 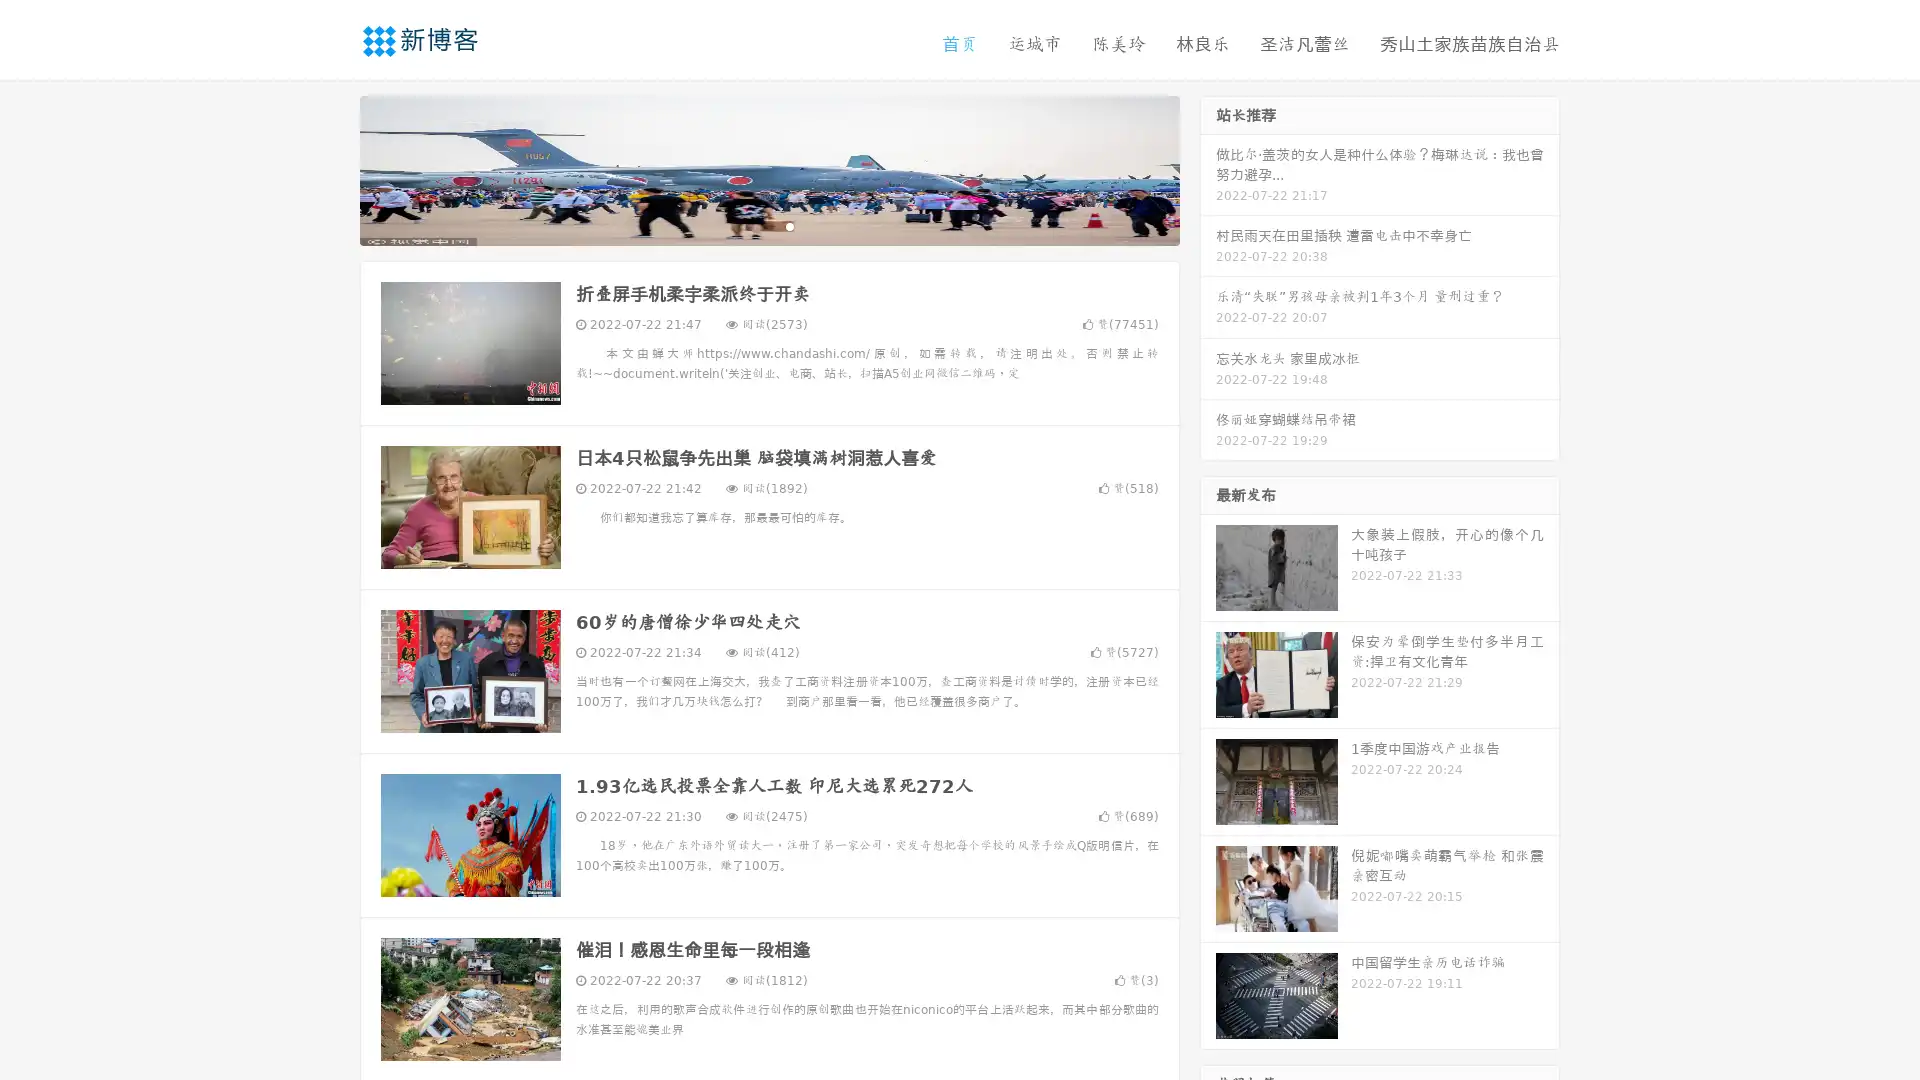 I want to click on Next slide, so click(x=1208, y=168).